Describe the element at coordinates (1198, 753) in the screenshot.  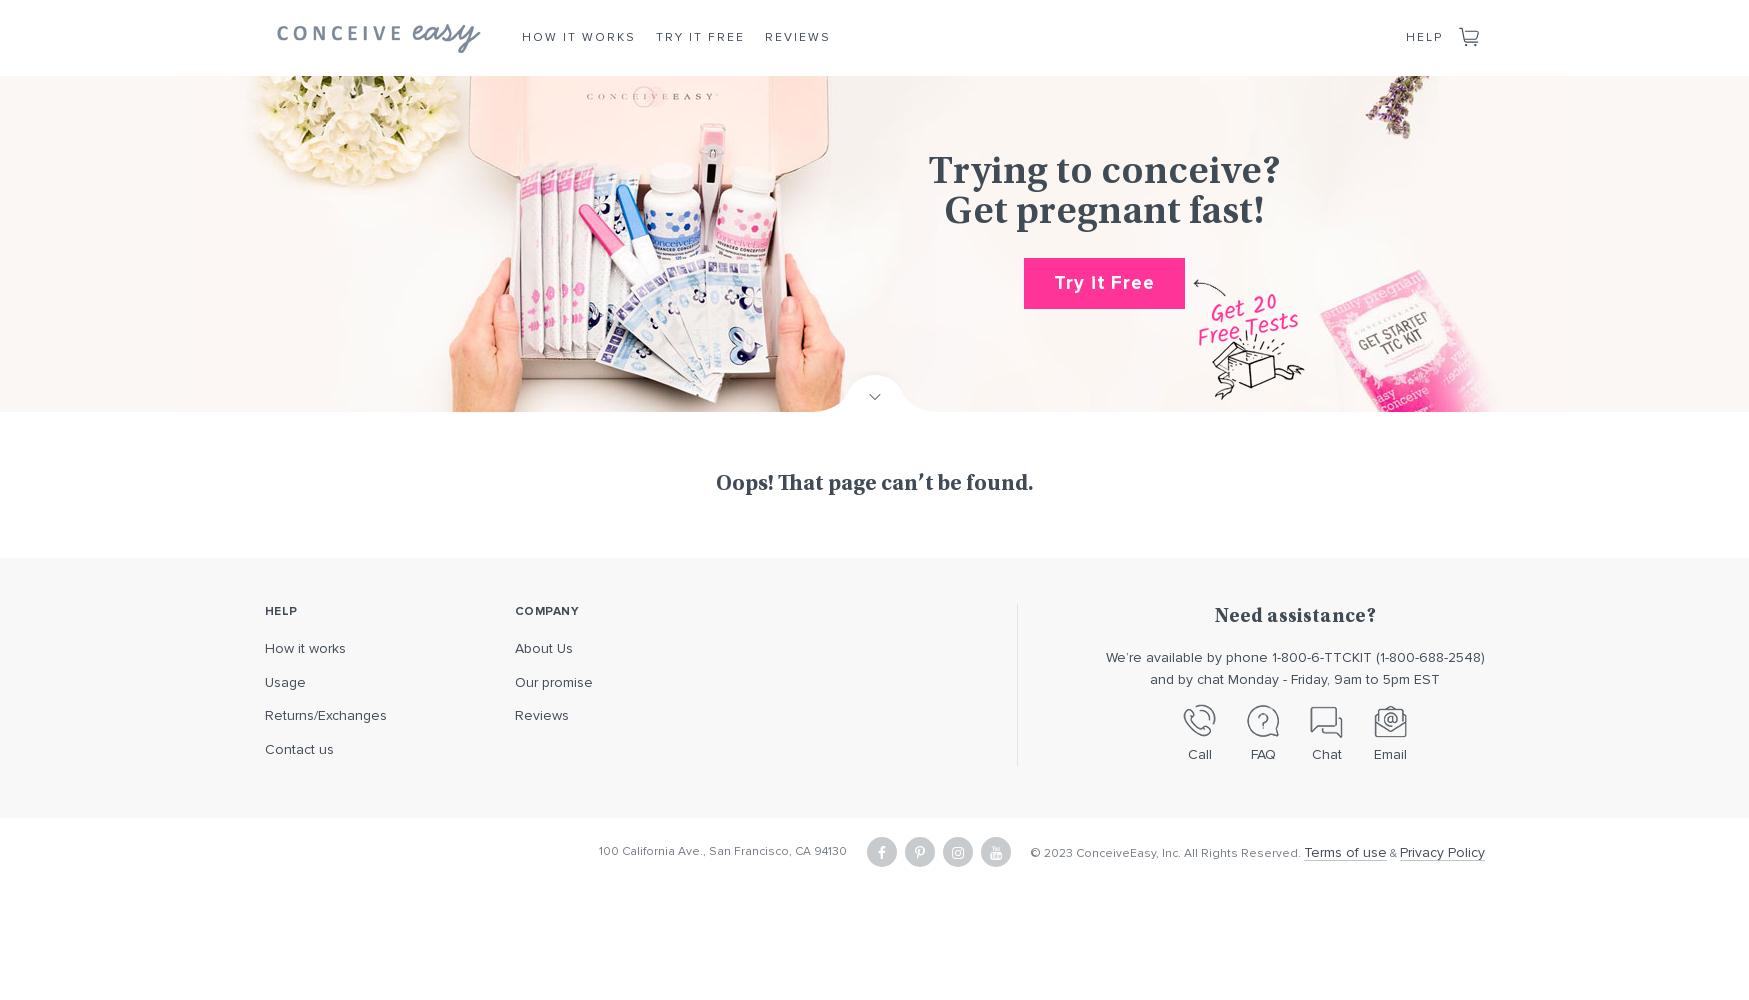
I see `'Call'` at that location.